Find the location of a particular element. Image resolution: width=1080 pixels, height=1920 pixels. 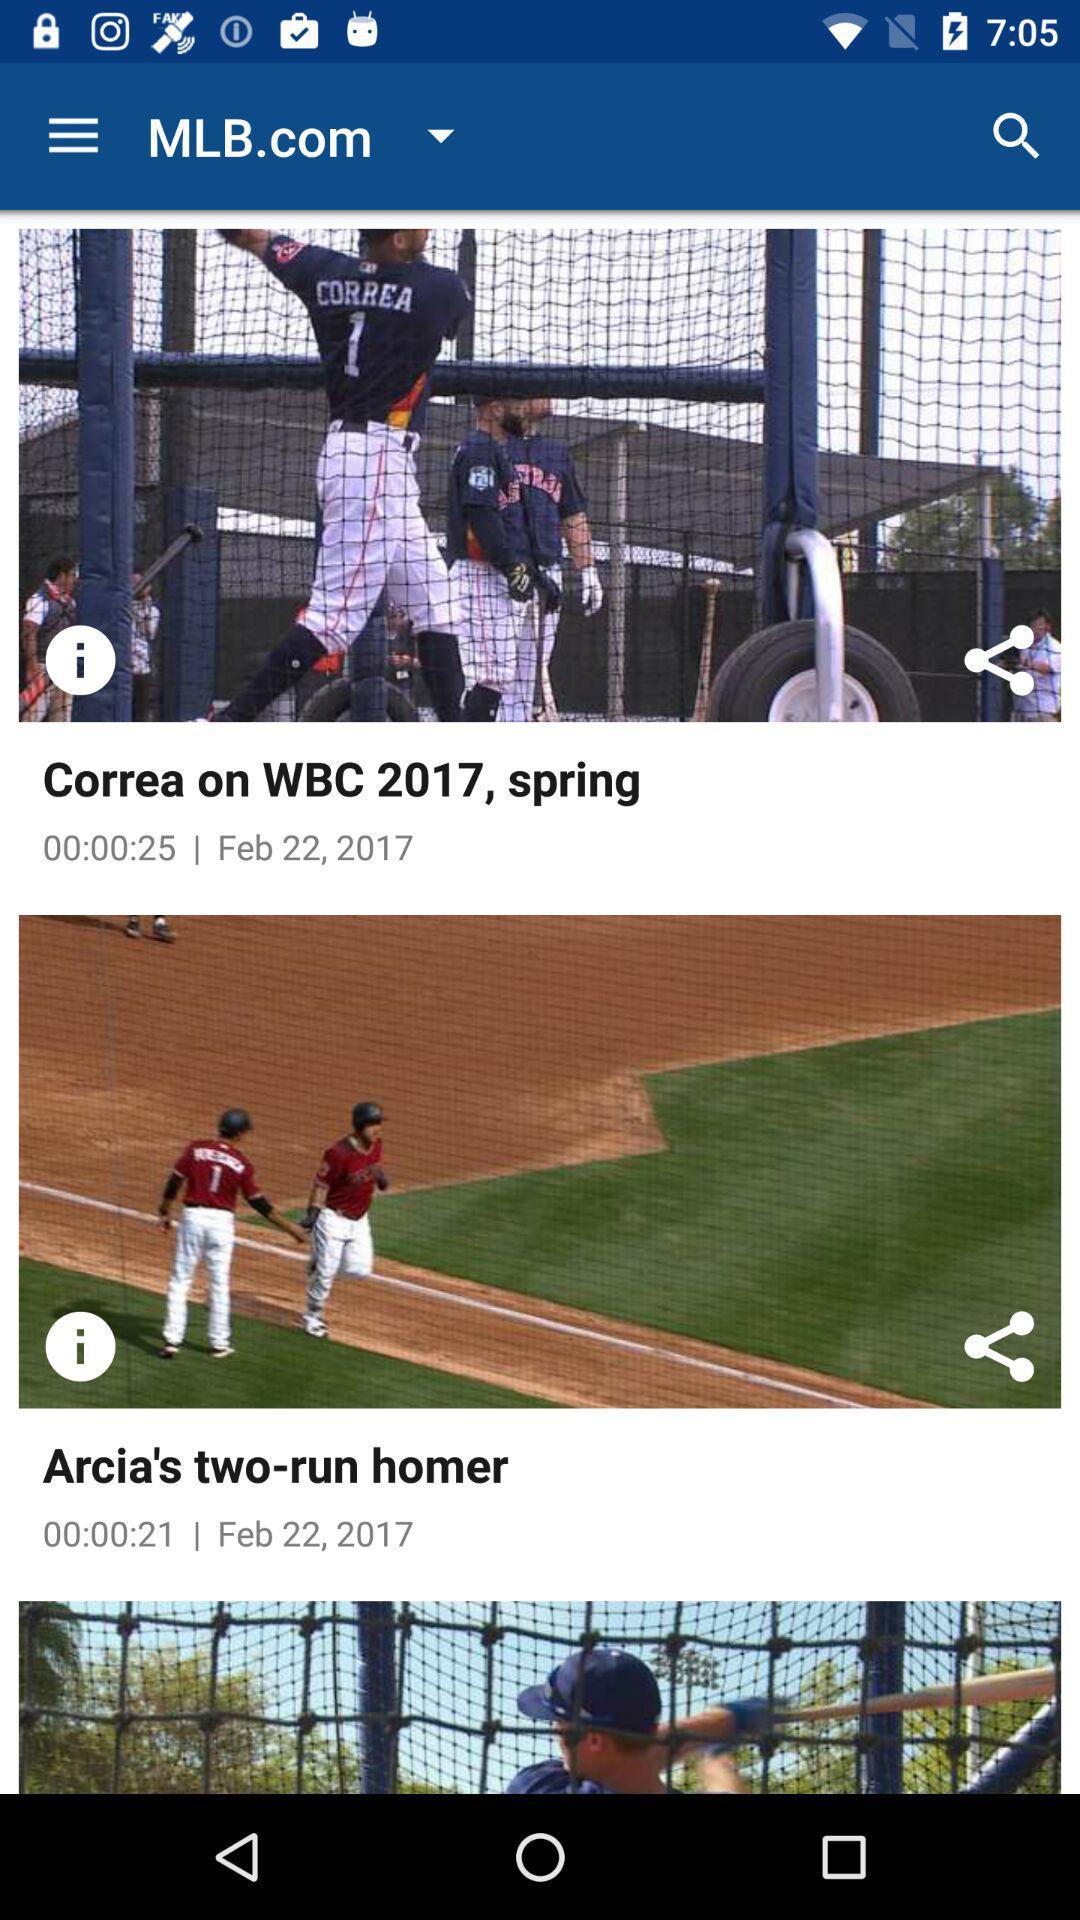

share the article is located at coordinates (999, 660).